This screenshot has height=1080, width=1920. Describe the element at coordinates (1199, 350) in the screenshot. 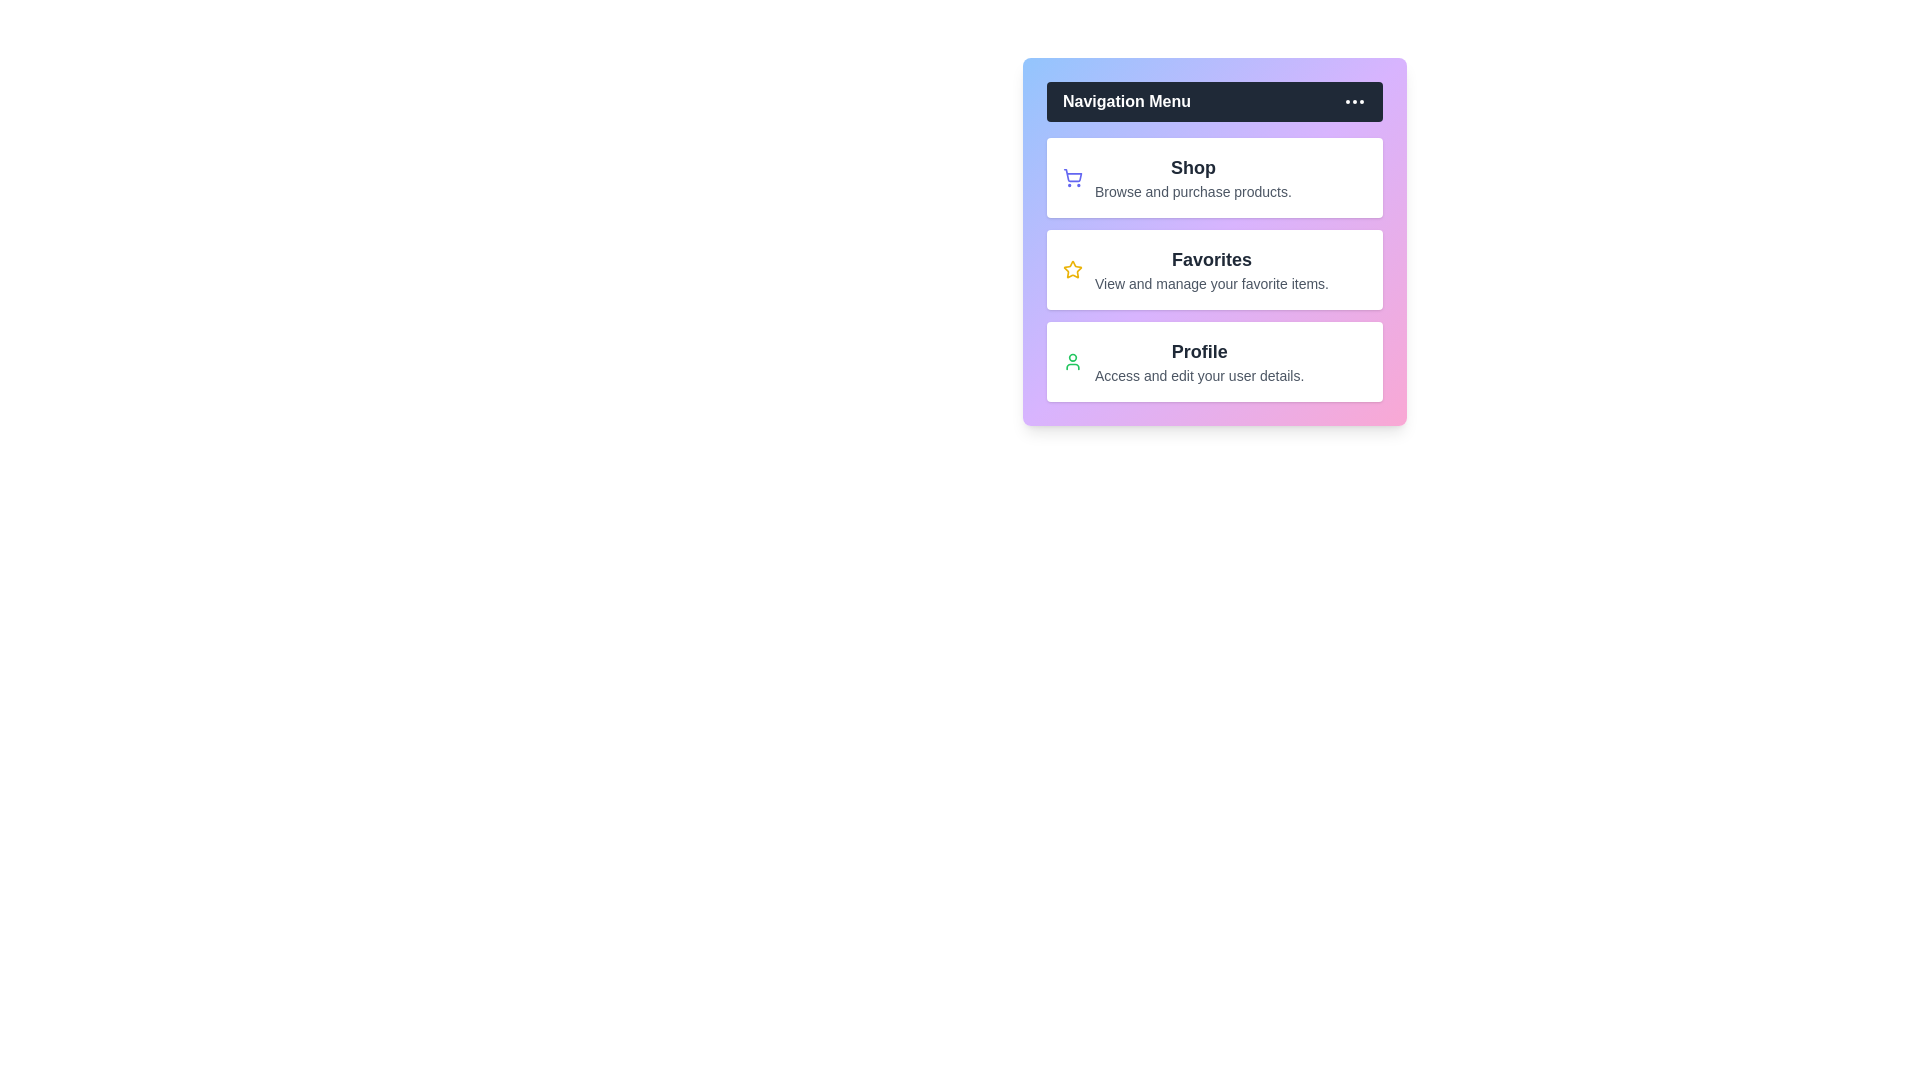

I see `the 'Profile' item in the navigation menu` at that location.